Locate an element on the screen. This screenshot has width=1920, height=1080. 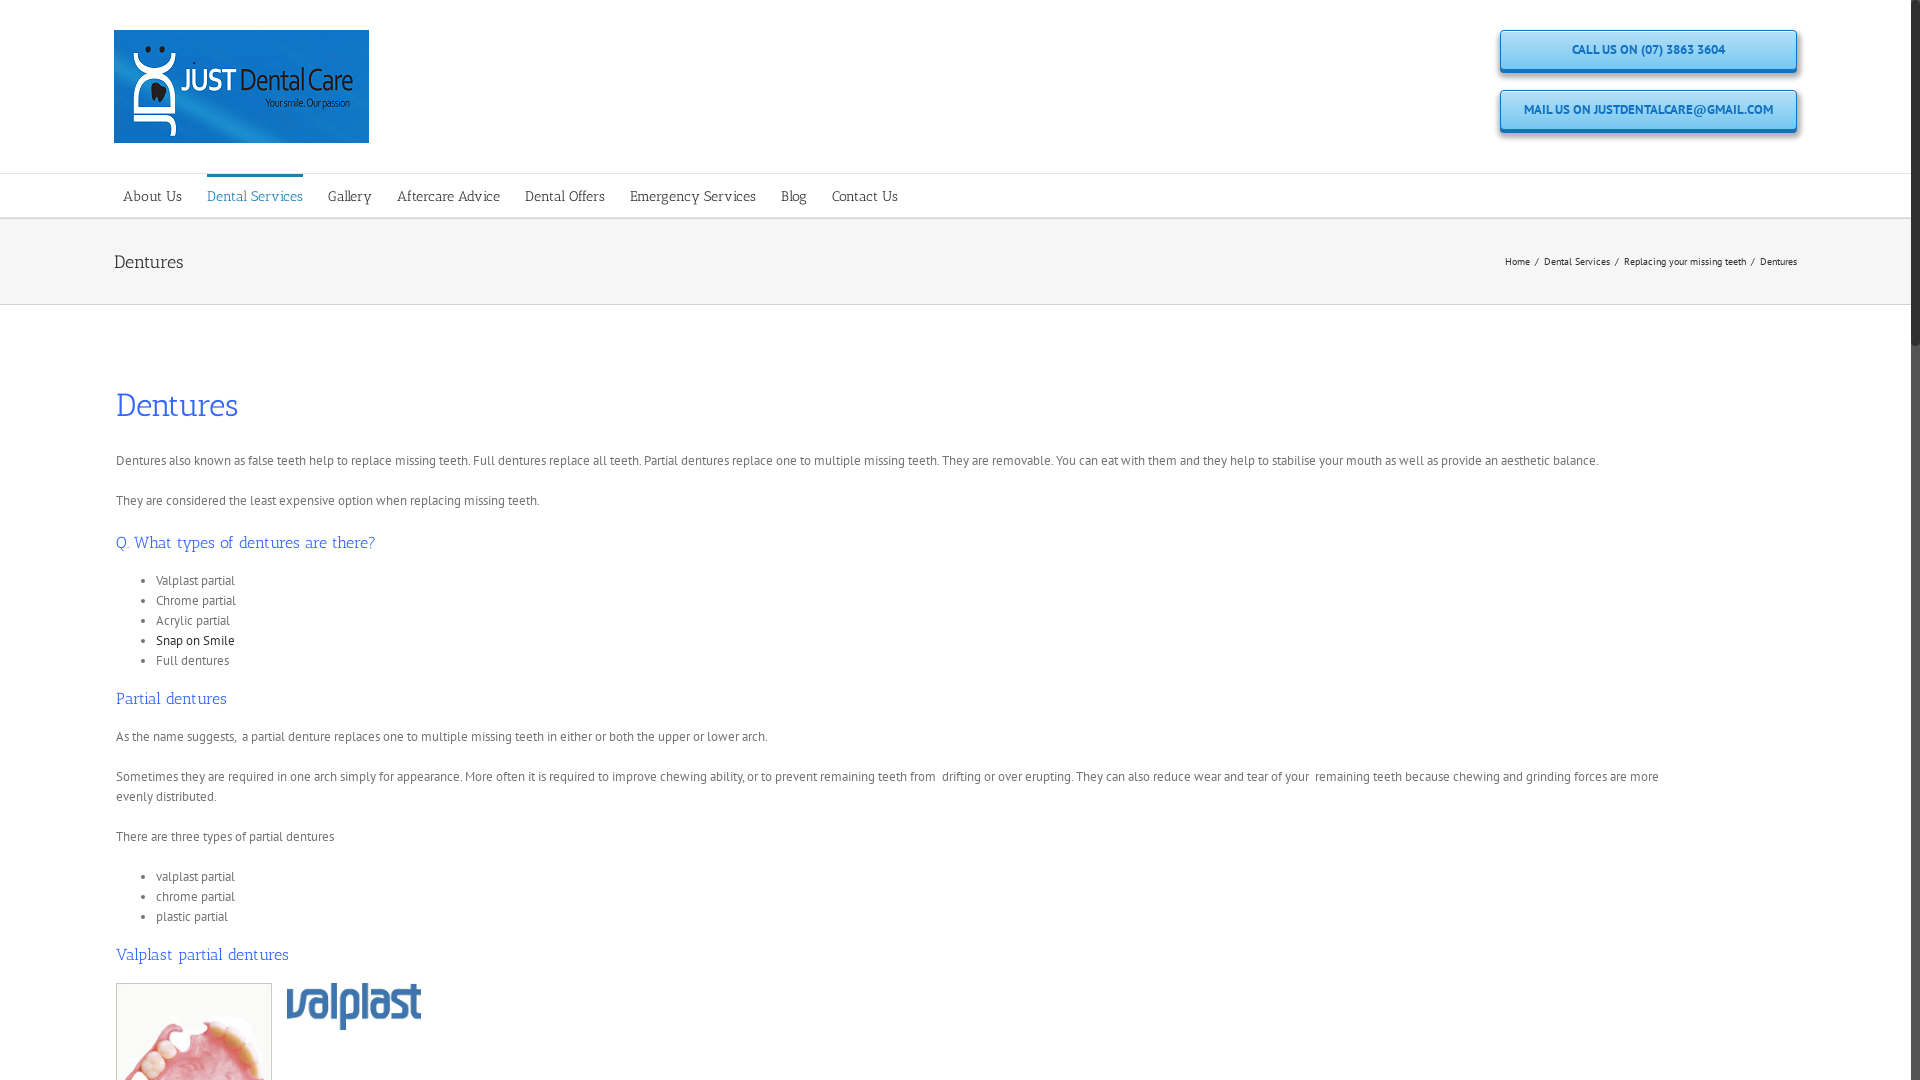
'Snap on Smile' is located at coordinates (155, 640).